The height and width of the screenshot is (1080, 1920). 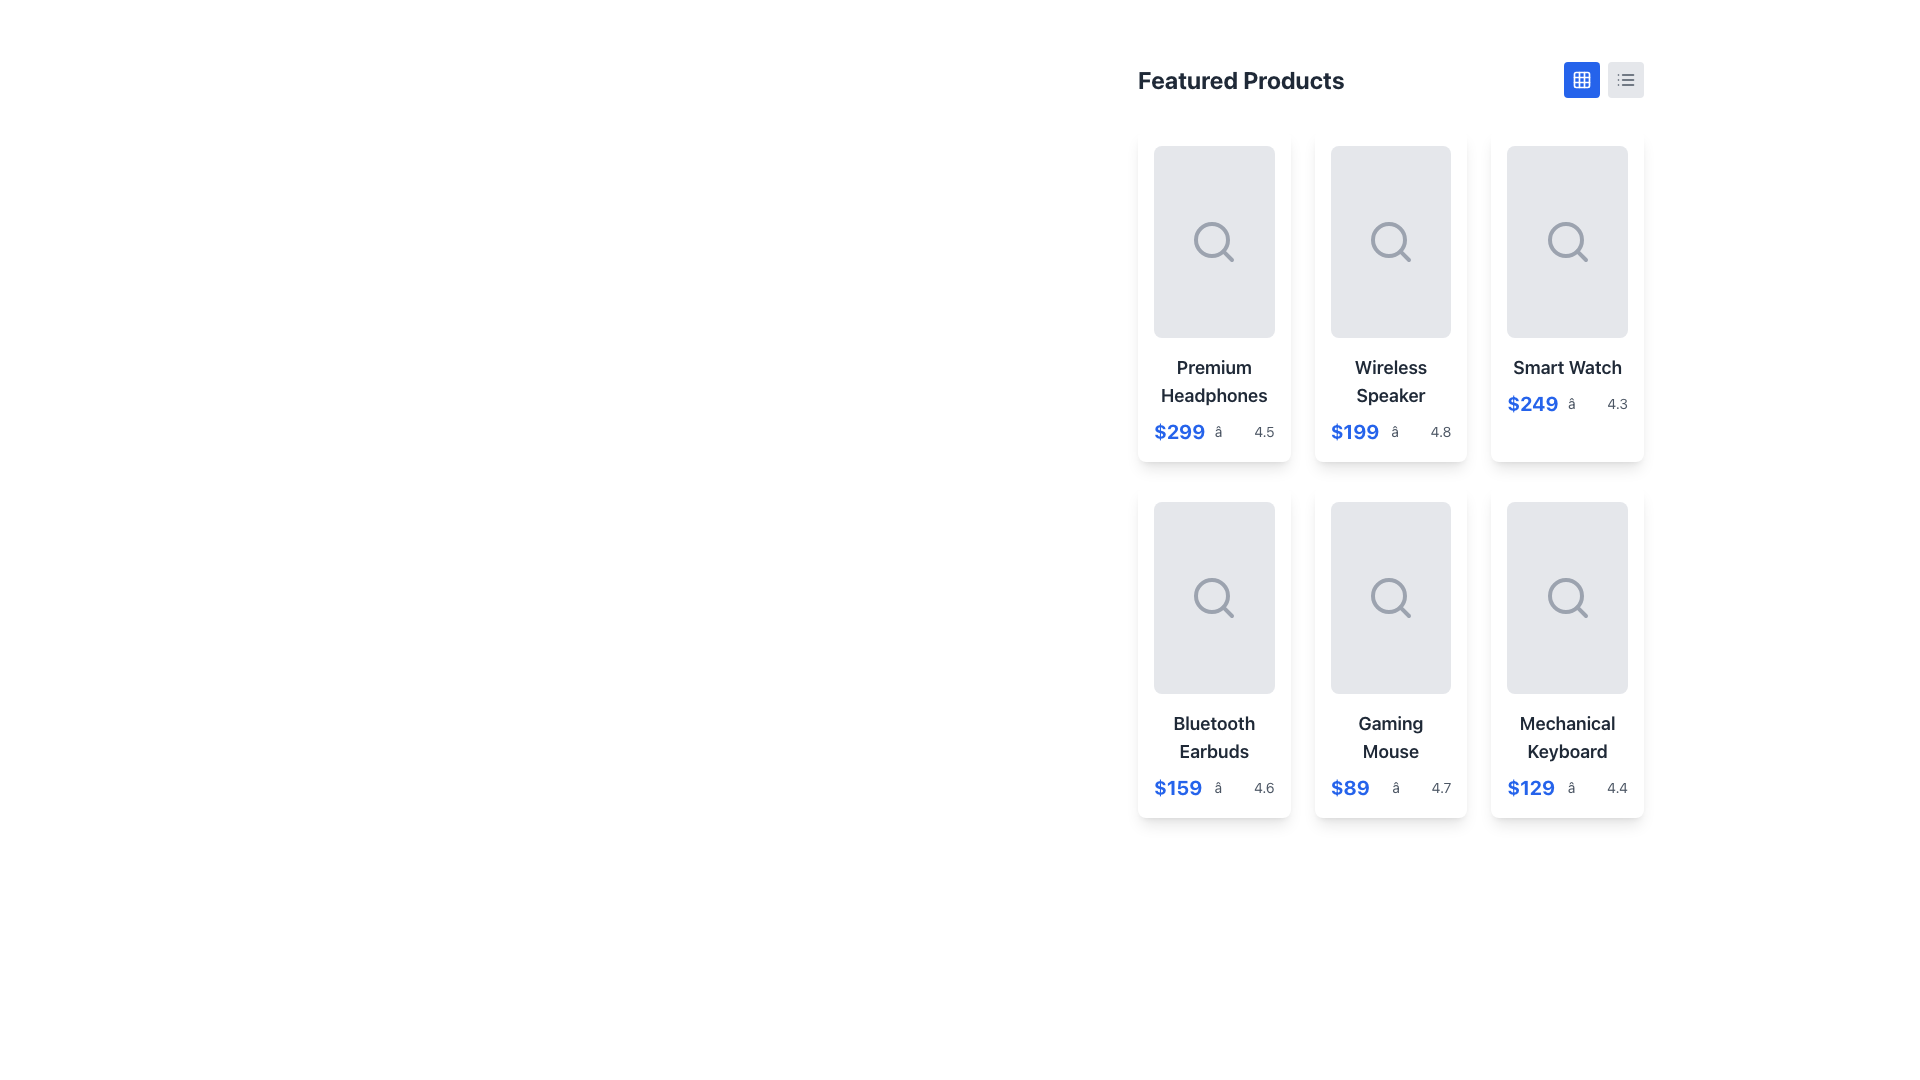 What do you see at coordinates (1213, 241) in the screenshot?
I see `the magnifying glass icon located within the first product card under 'Featured Products', centered above the product title 'Premium Headphones'` at bounding box center [1213, 241].